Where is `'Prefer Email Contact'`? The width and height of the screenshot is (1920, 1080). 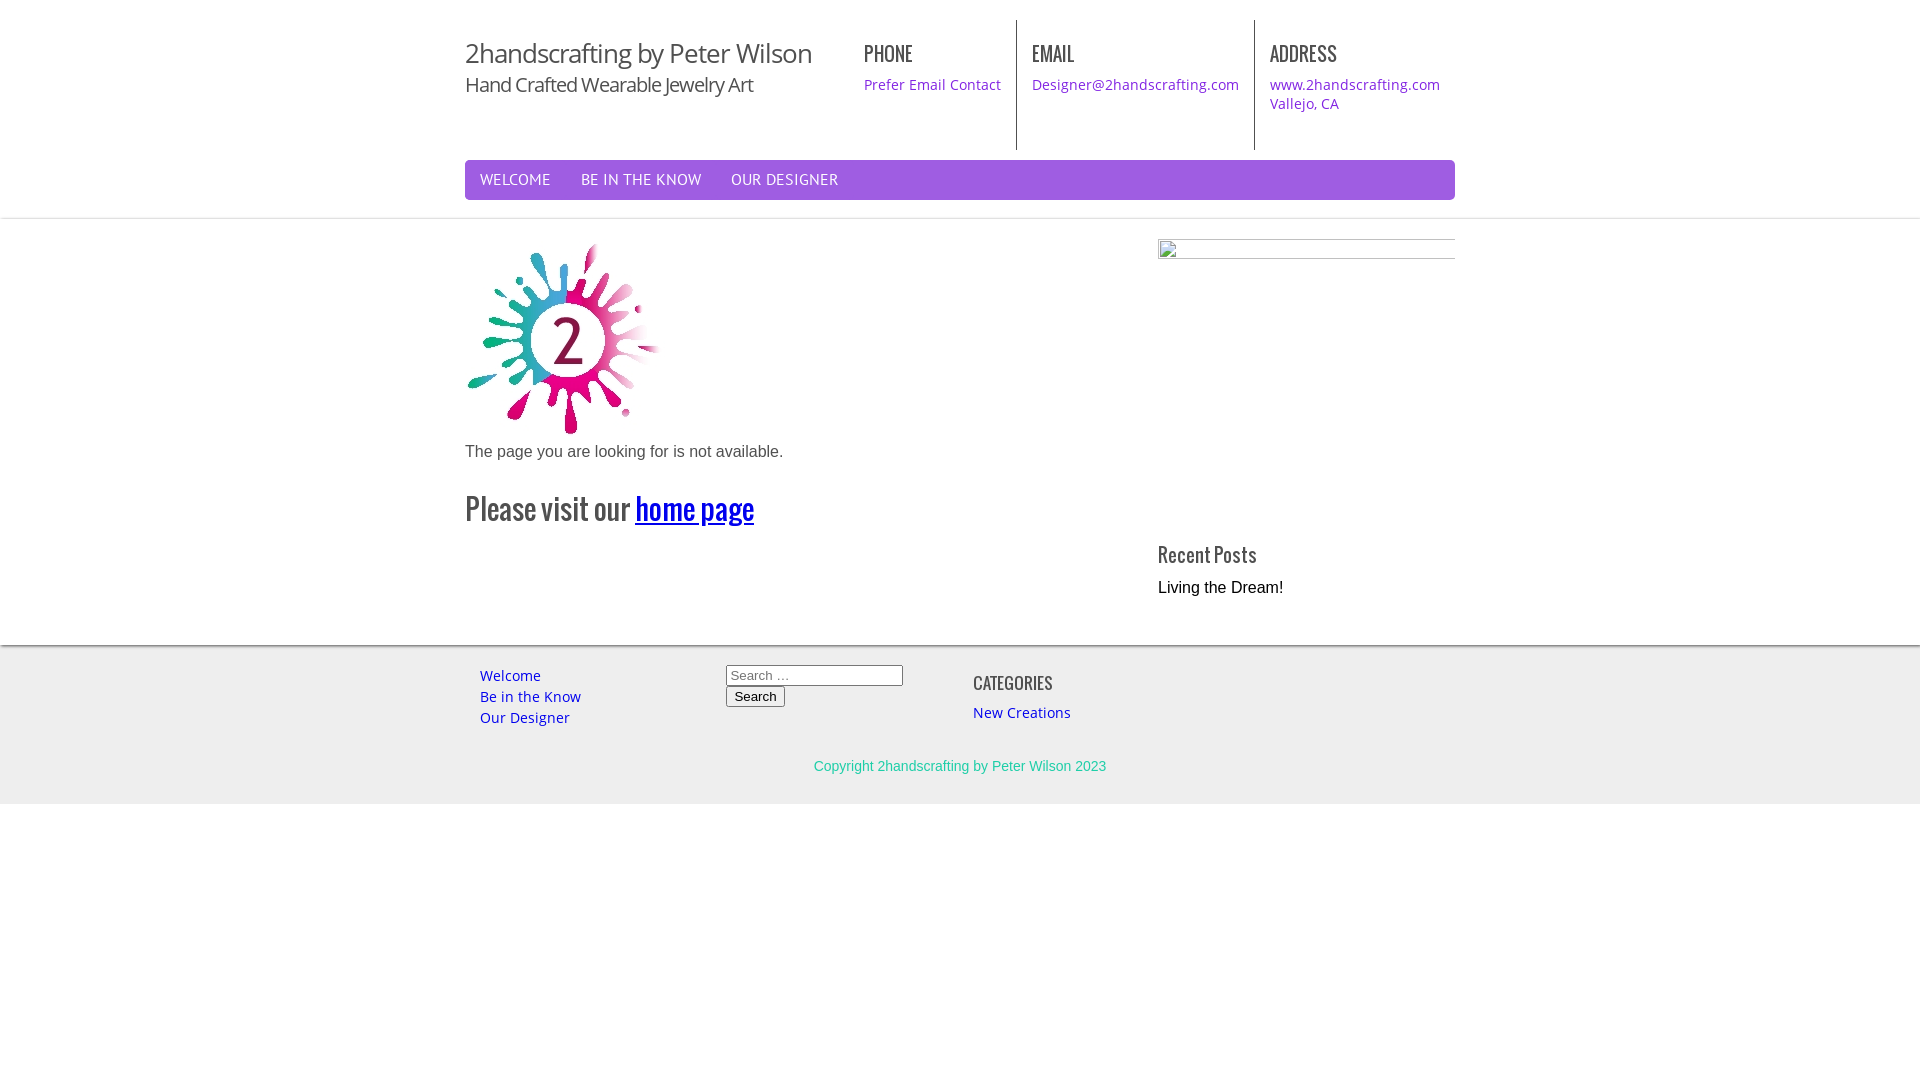 'Prefer Email Contact' is located at coordinates (931, 83).